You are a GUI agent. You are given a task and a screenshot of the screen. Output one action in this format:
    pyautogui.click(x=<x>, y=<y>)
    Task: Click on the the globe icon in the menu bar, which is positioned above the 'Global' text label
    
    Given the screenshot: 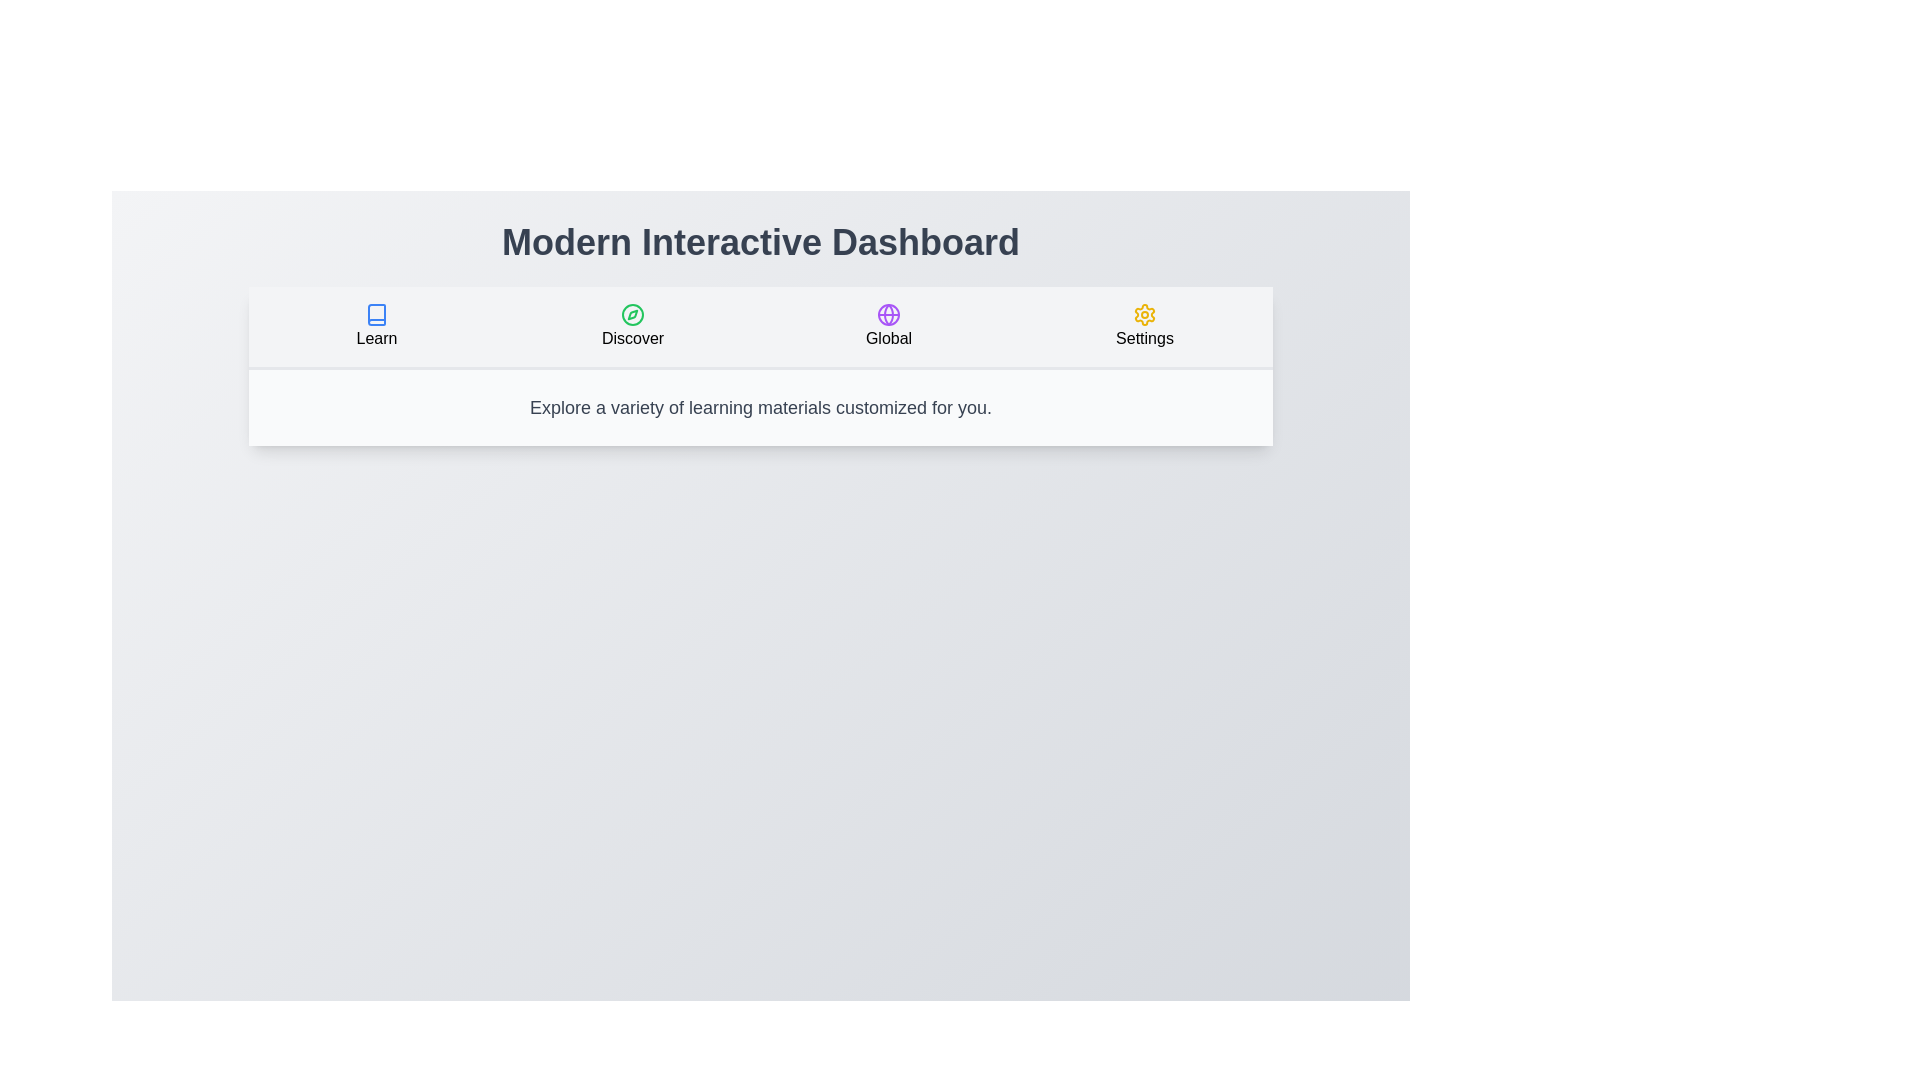 What is the action you would take?
    pyautogui.click(x=887, y=315)
    